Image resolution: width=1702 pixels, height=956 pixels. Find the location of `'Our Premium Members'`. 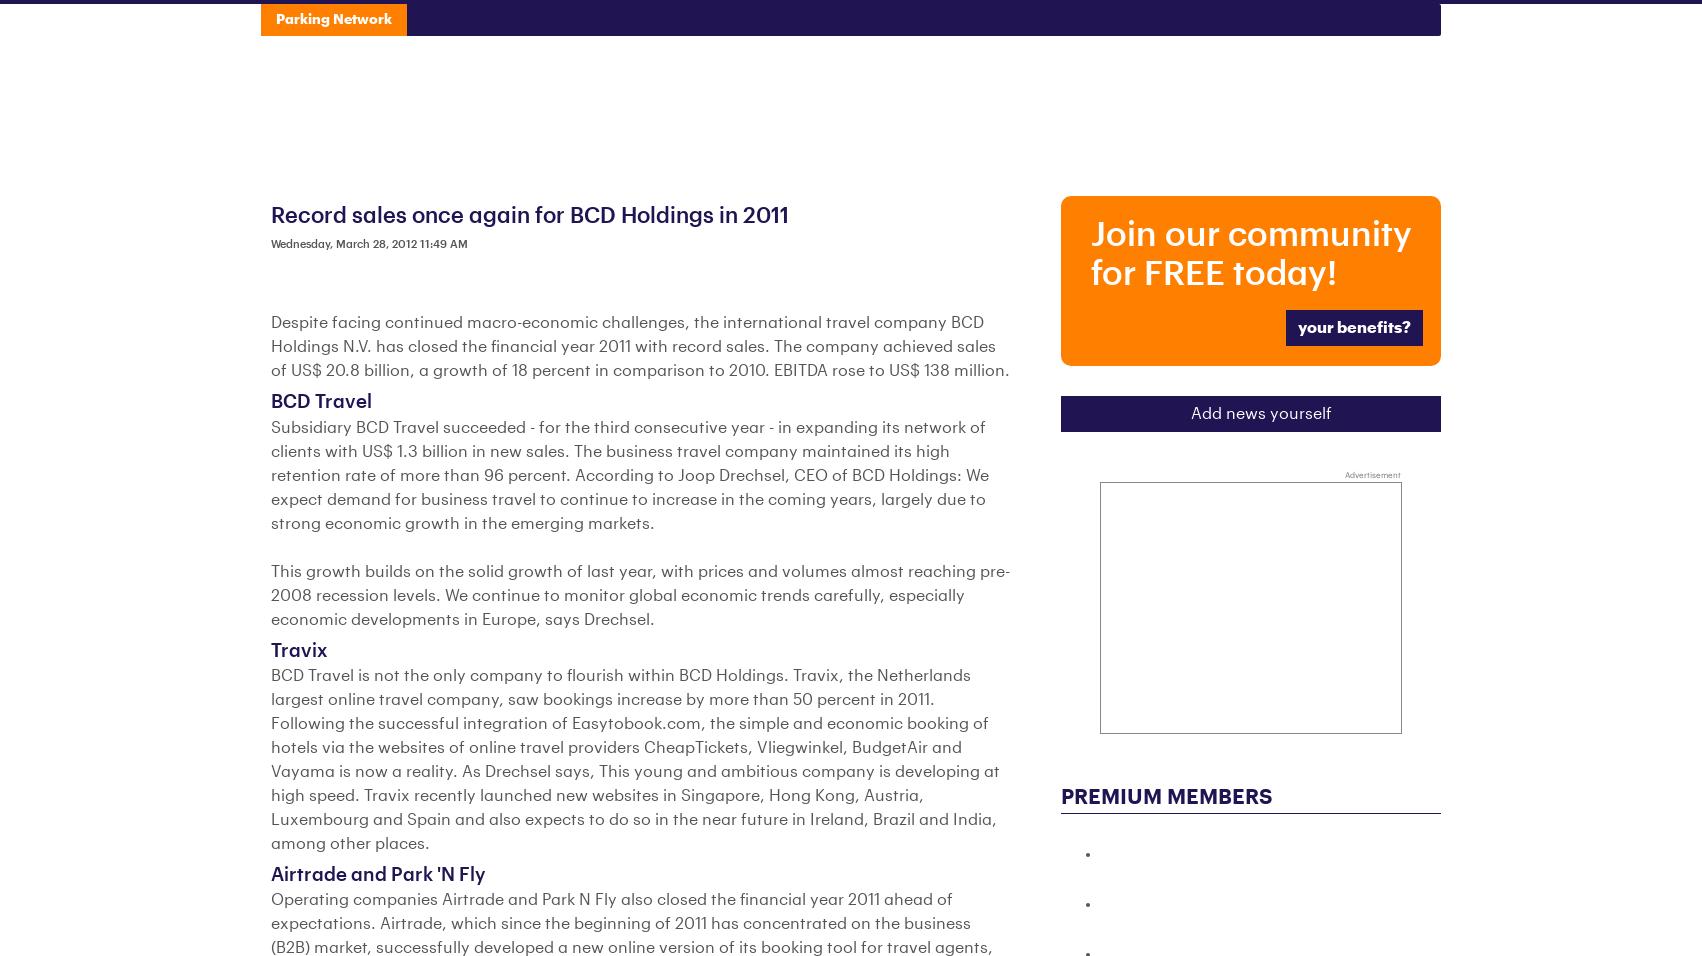

'Our Premium Members' is located at coordinates (849, 336).